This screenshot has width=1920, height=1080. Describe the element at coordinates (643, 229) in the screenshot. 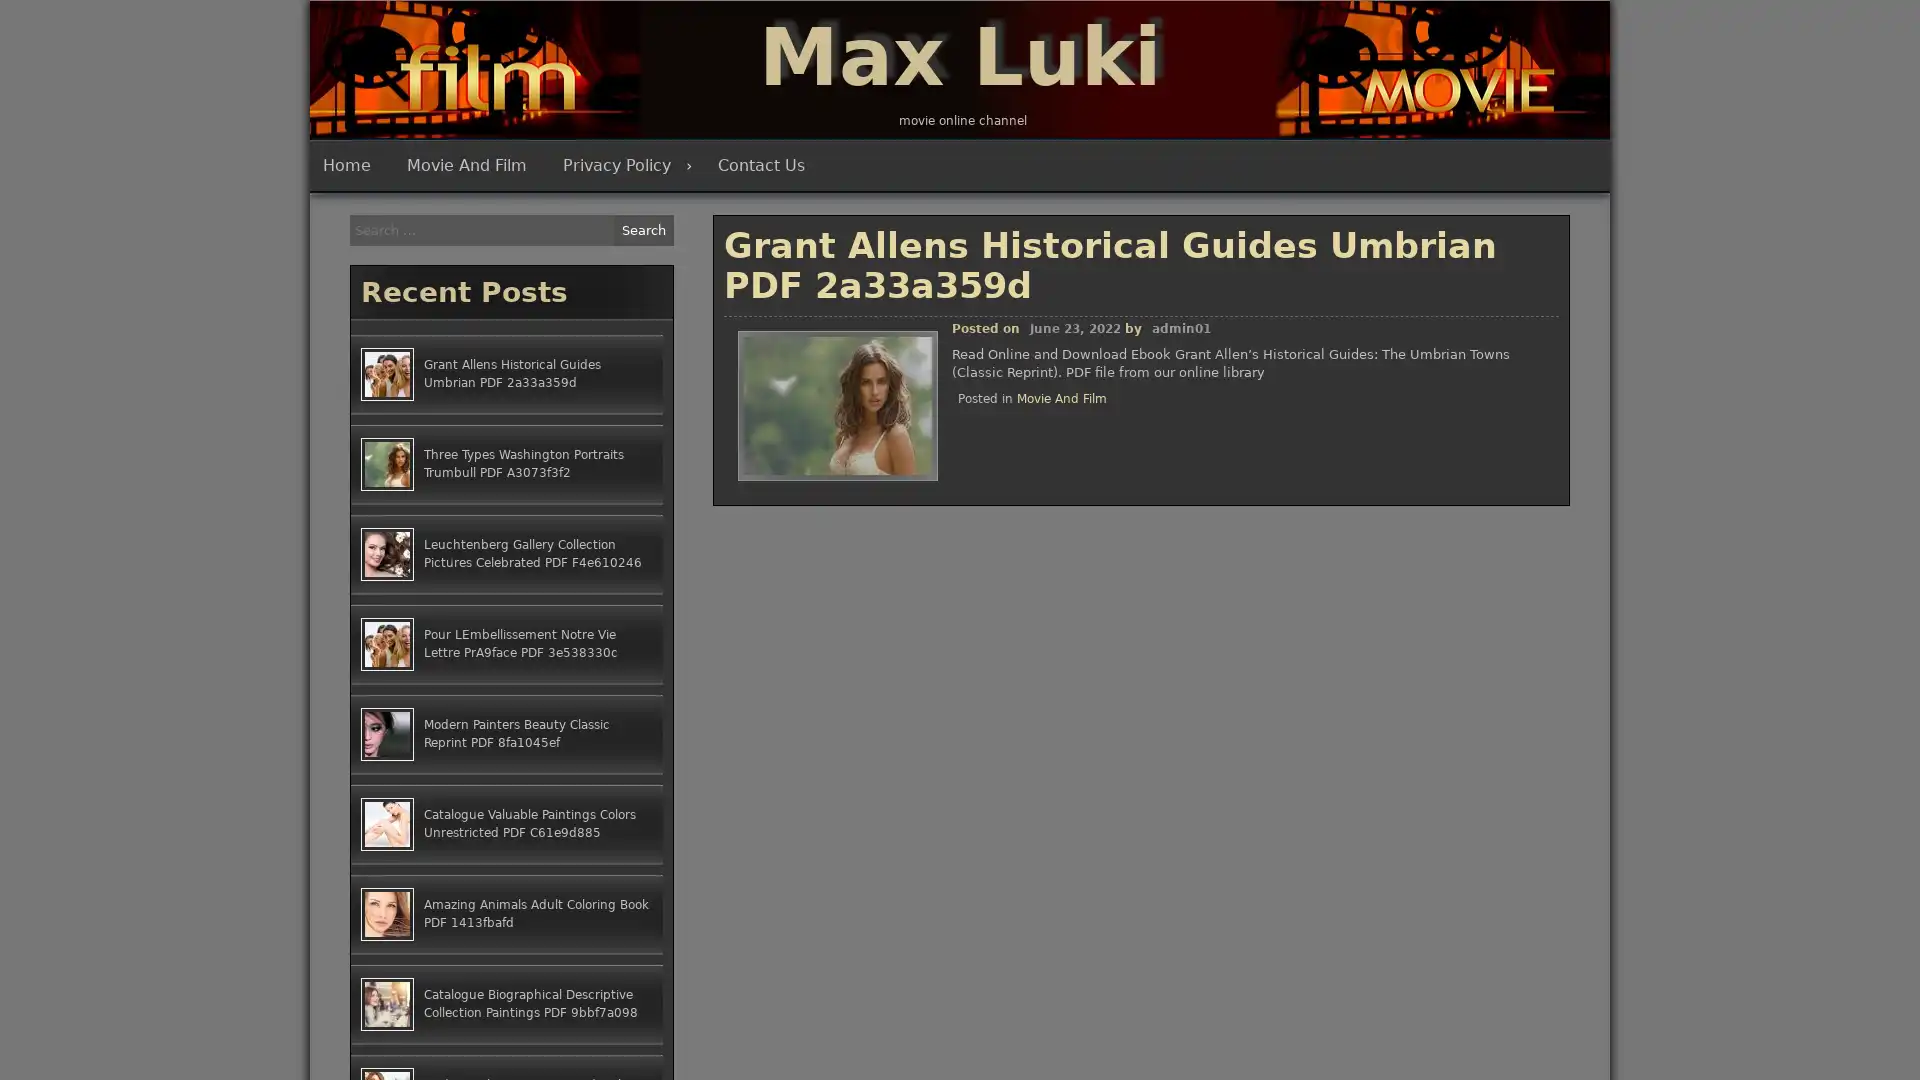

I see `Search` at that location.